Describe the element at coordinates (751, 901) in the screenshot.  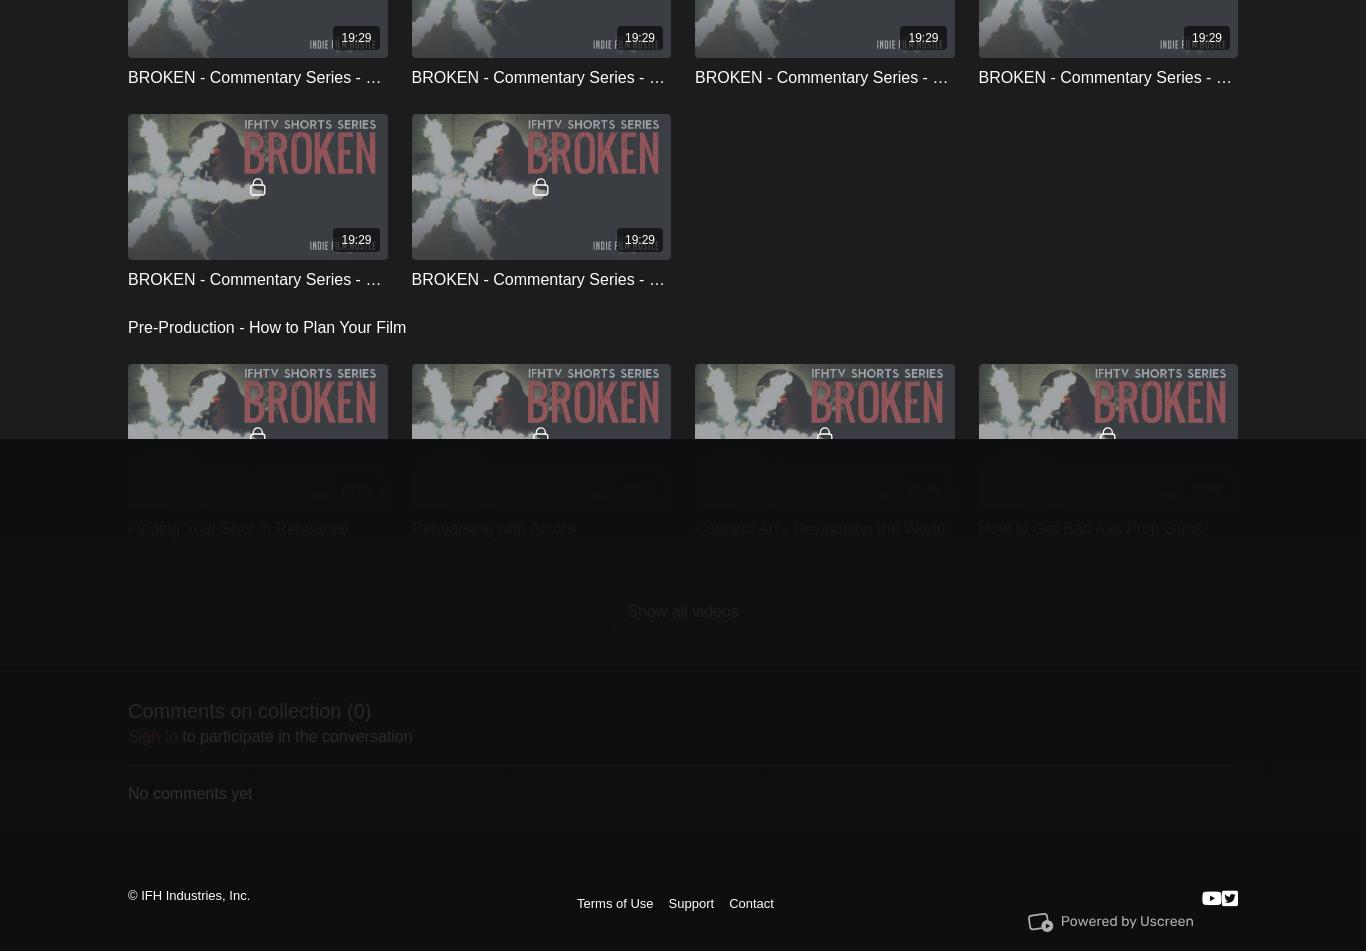
I see `'Contact'` at that location.